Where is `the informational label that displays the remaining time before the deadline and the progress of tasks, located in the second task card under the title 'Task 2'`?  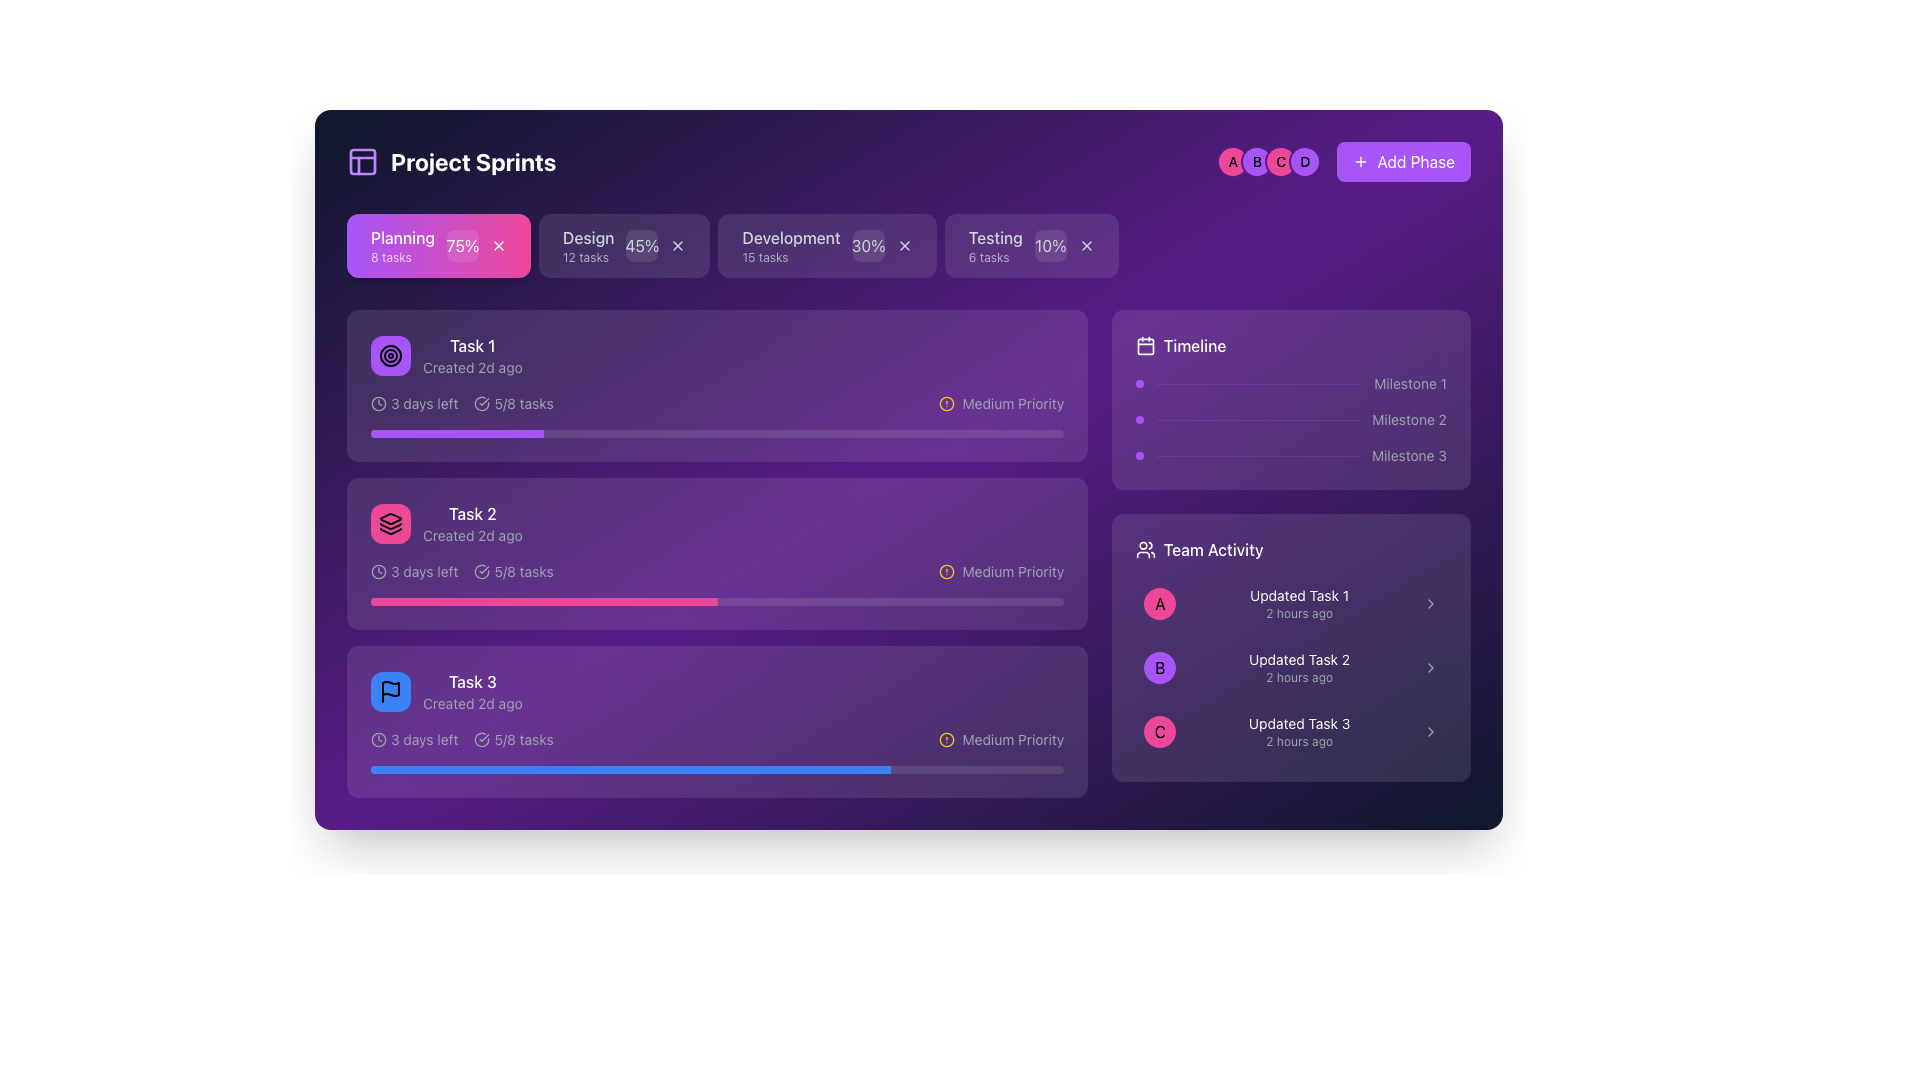
the informational label that displays the remaining time before the deadline and the progress of tasks, located in the second task card under the title 'Task 2' is located at coordinates (461, 571).